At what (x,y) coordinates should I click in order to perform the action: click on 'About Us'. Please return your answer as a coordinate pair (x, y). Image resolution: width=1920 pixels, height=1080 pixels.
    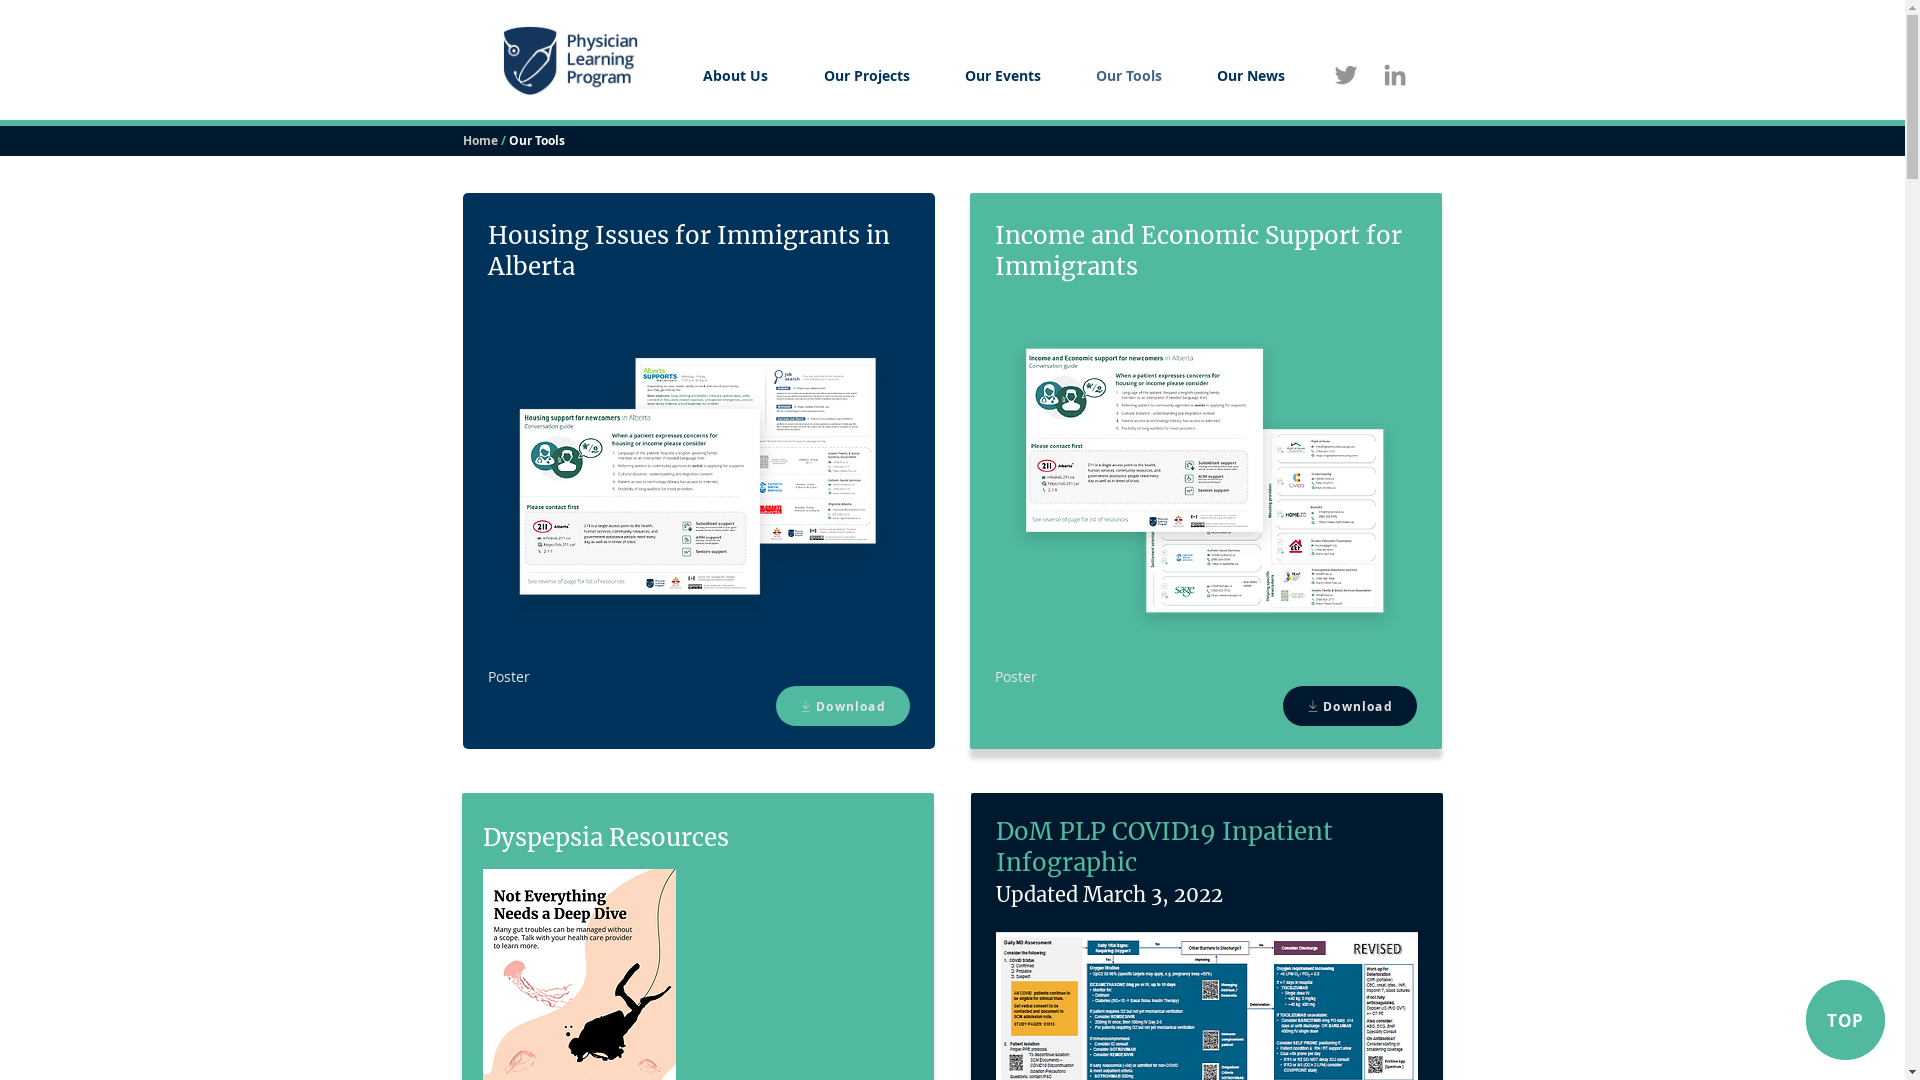
    Looking at the image, I should click on (673, 74).